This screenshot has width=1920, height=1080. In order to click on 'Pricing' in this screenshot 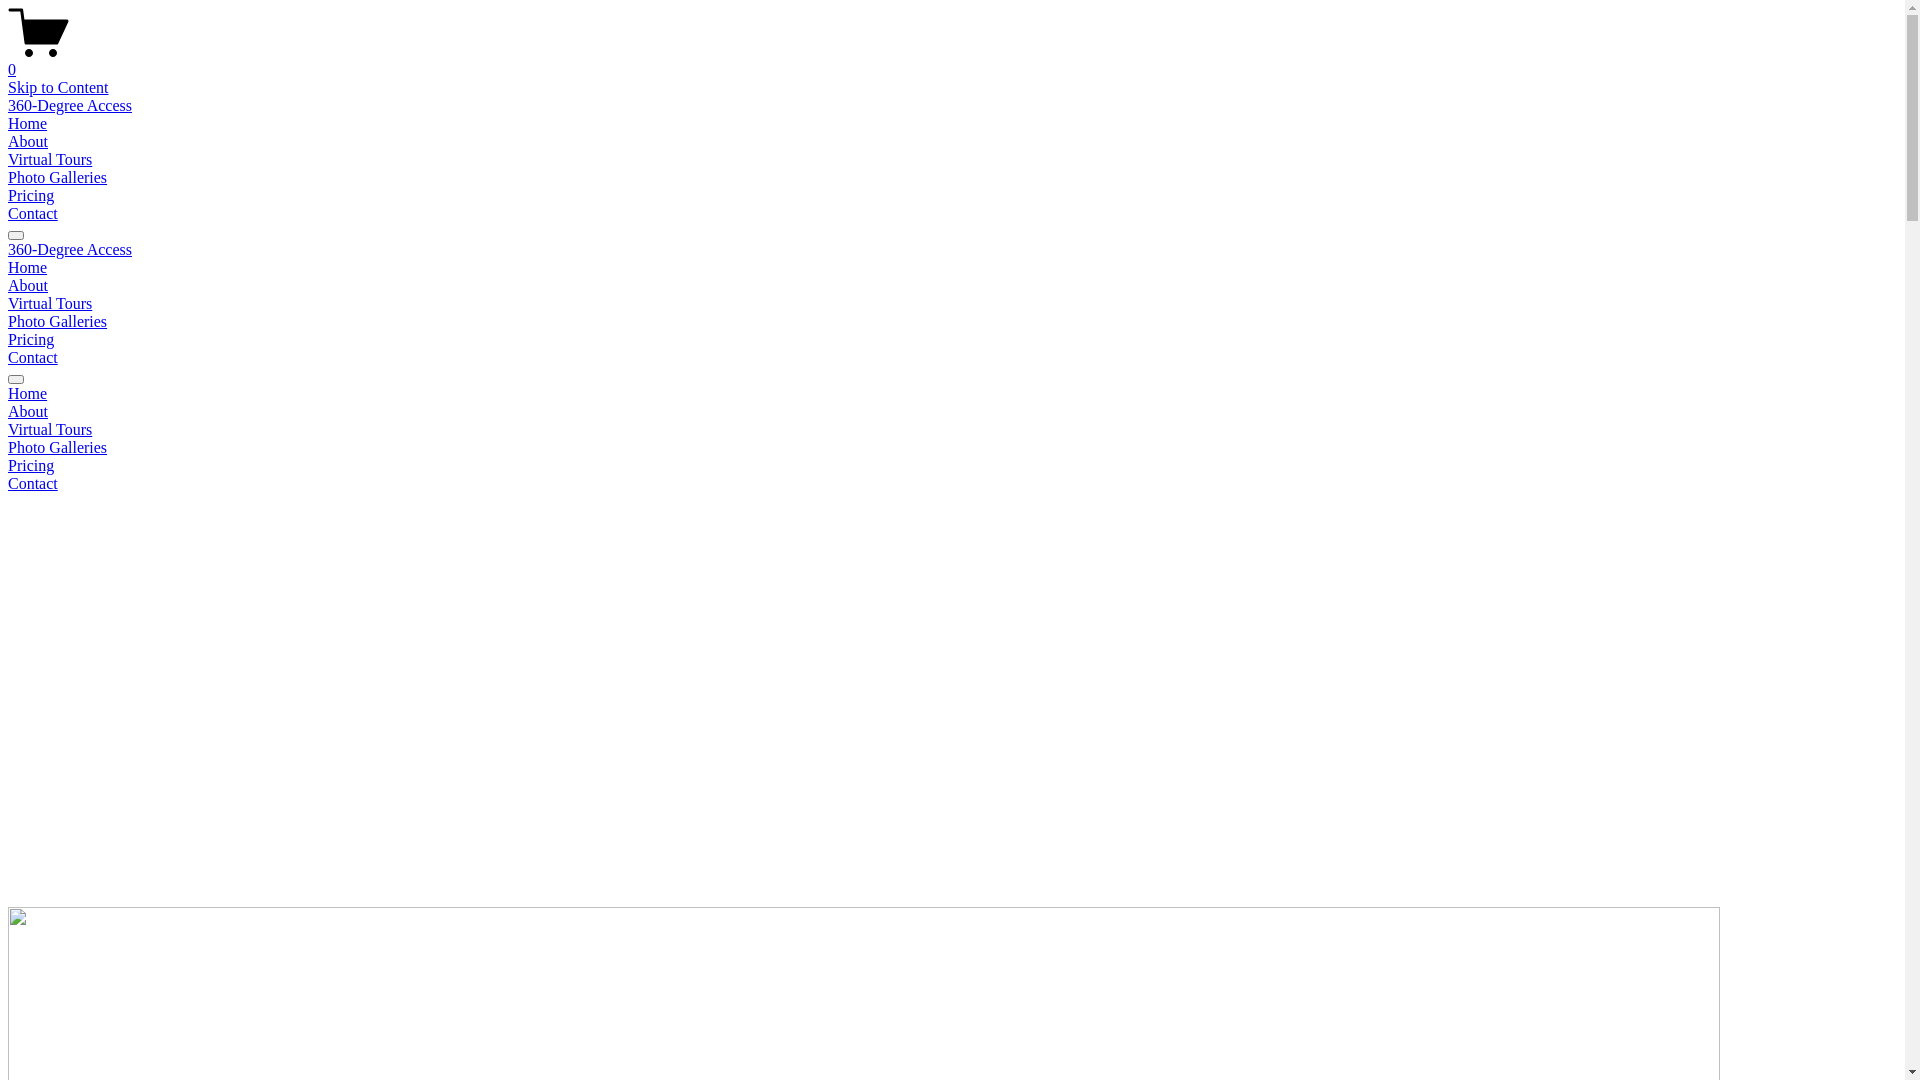, I will do `click(8, 195)`.